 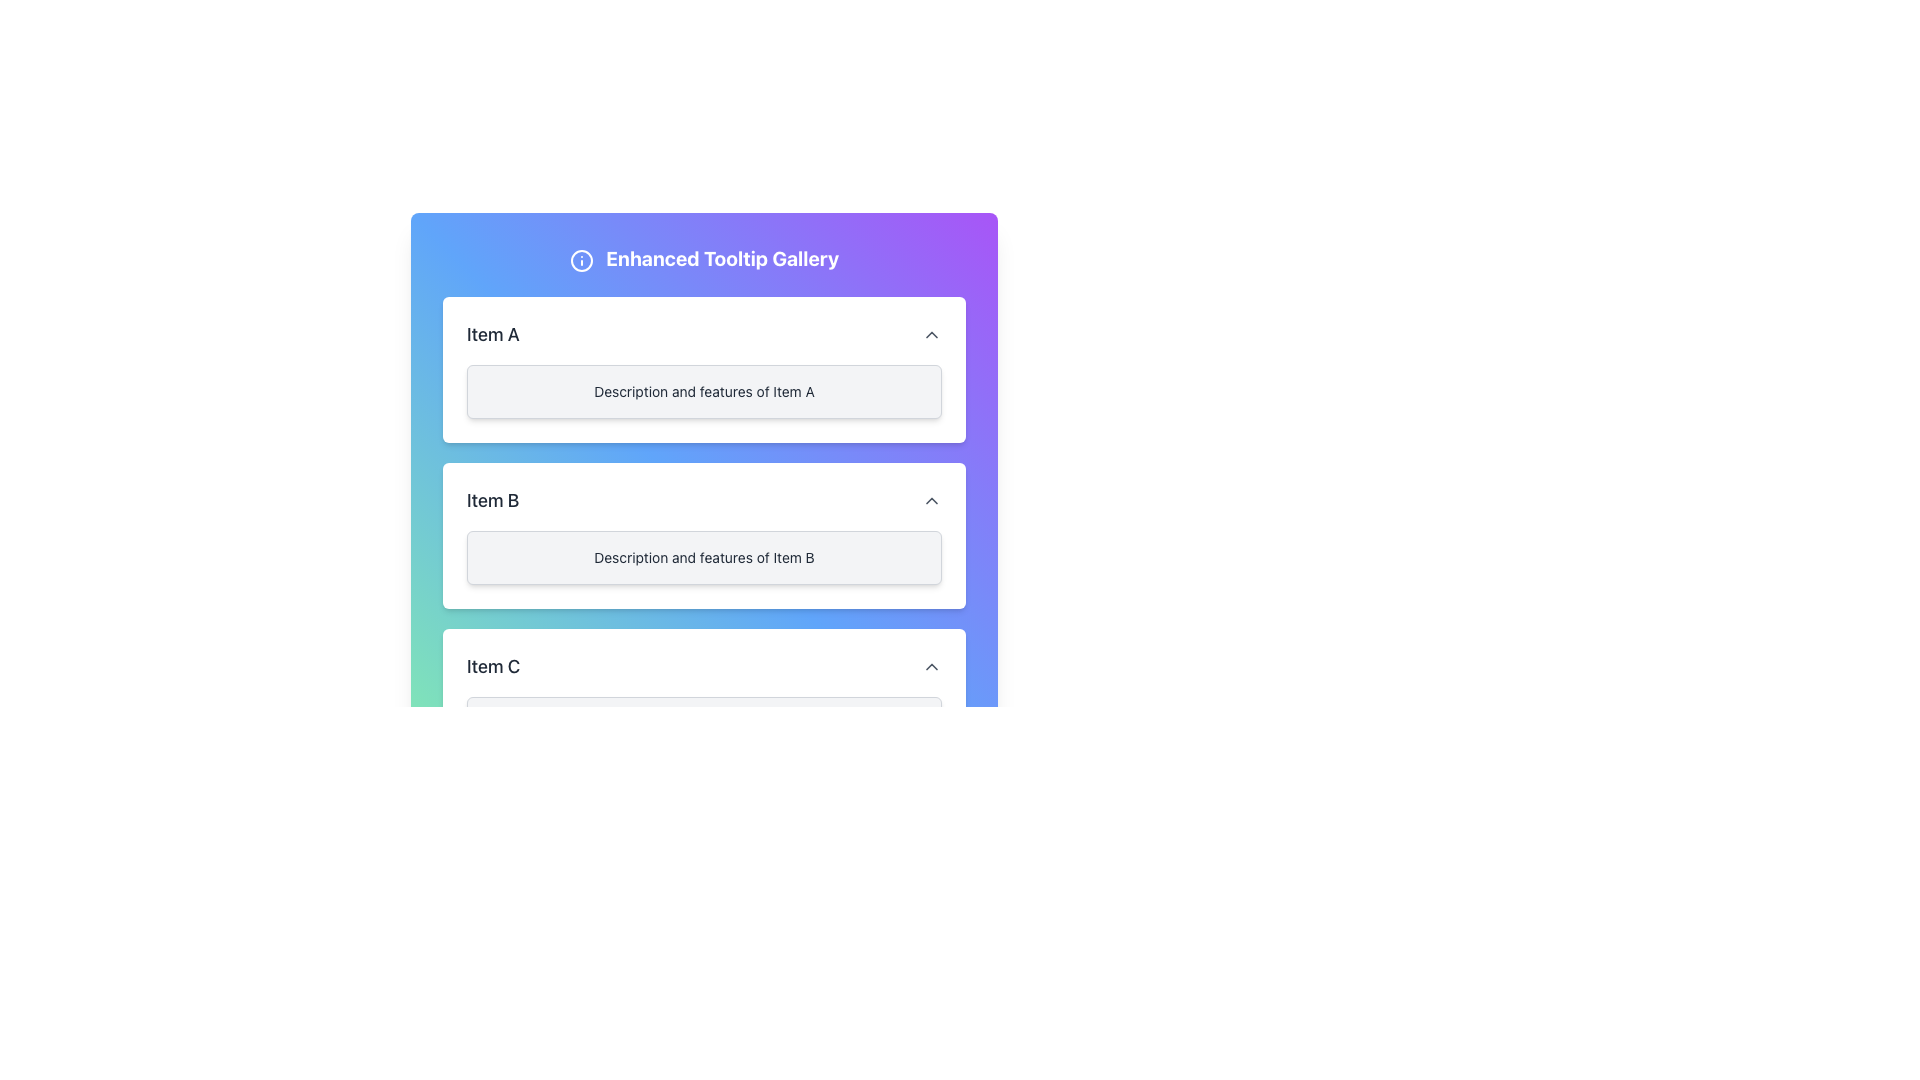 What do you see at coordinates (493, 334) in the screenshot?
I see `the text label displaying 'Item A' which is styled in a medium-bold sans-serif font, as it may have interactive controls associated with it` at bounding box center [493, 334].